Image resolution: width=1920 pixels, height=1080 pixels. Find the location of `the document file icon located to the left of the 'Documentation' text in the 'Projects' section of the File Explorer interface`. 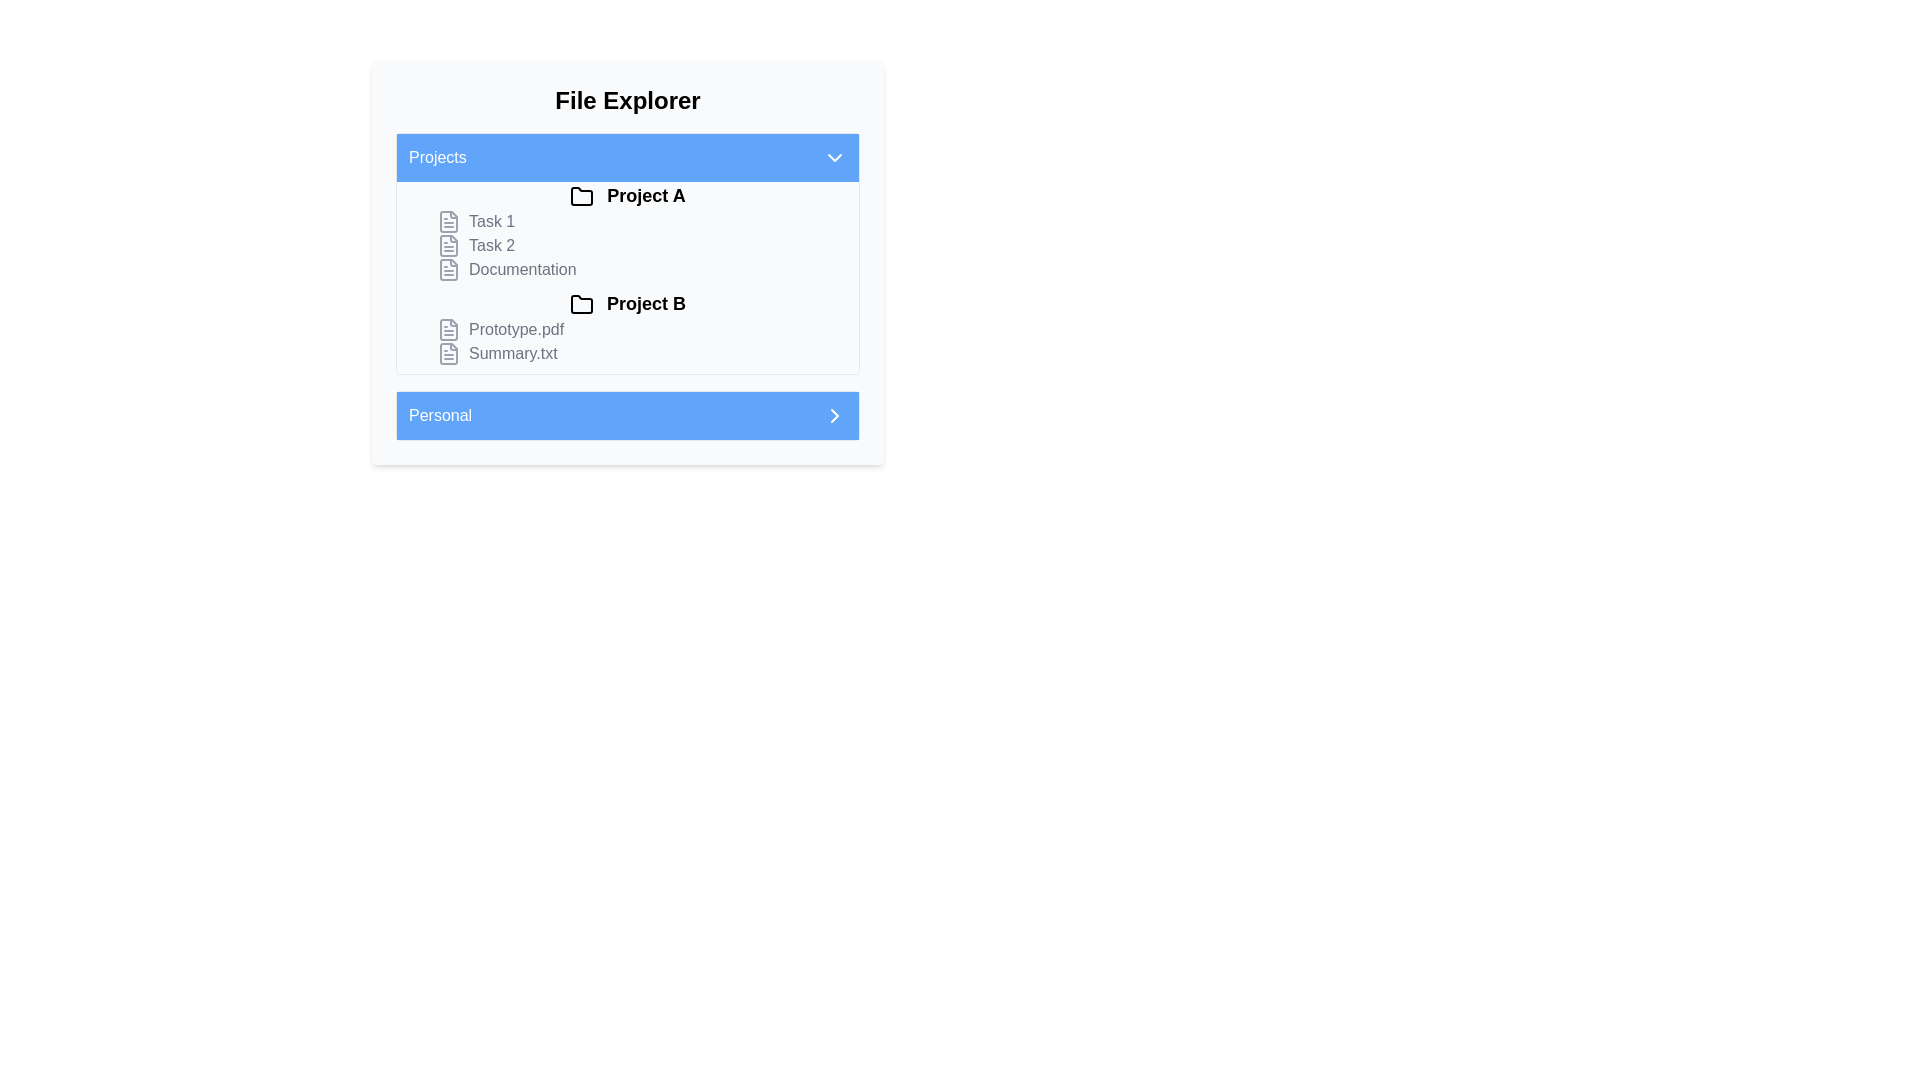

the document file icon located to the left of the 'Documentation' text in the 'Projects' section of the File Explorer interface is located at coordinates (448, 270).